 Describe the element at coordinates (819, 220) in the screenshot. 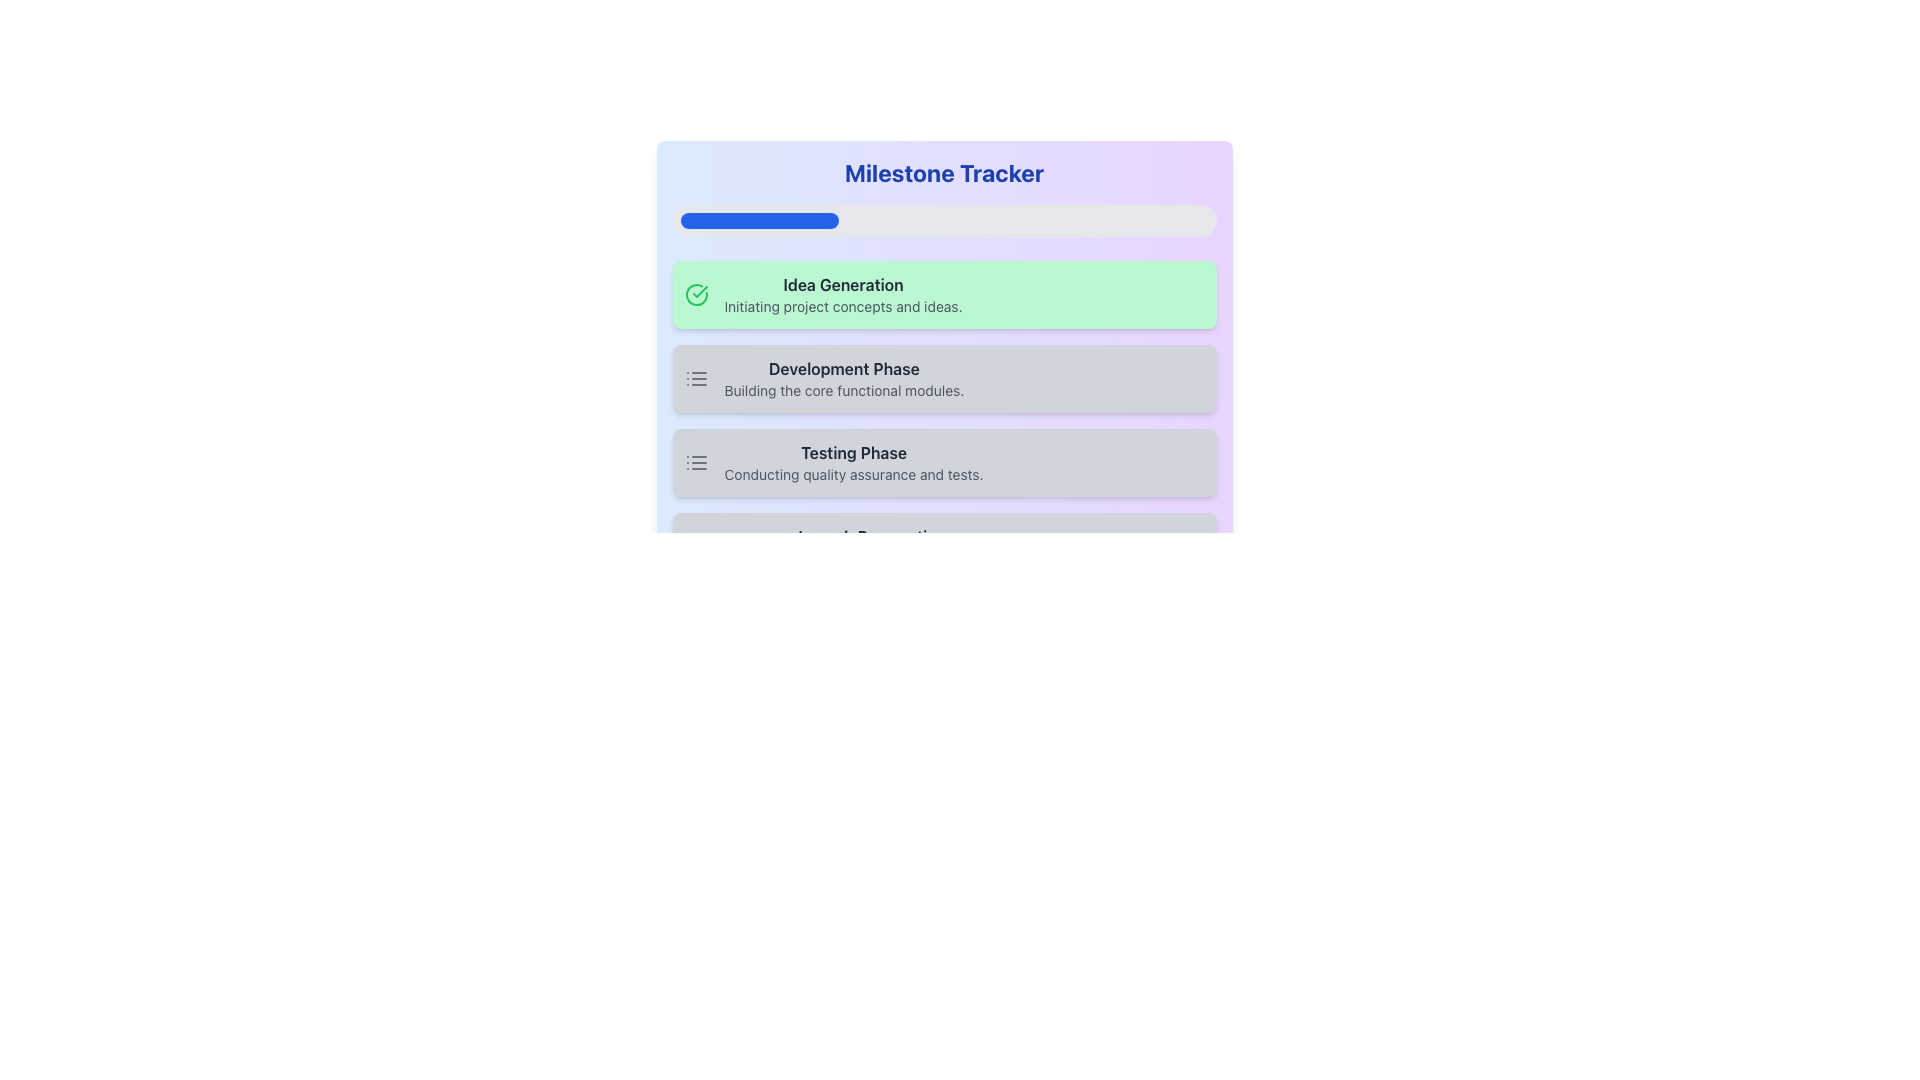

I see `the progress bar` at that location.